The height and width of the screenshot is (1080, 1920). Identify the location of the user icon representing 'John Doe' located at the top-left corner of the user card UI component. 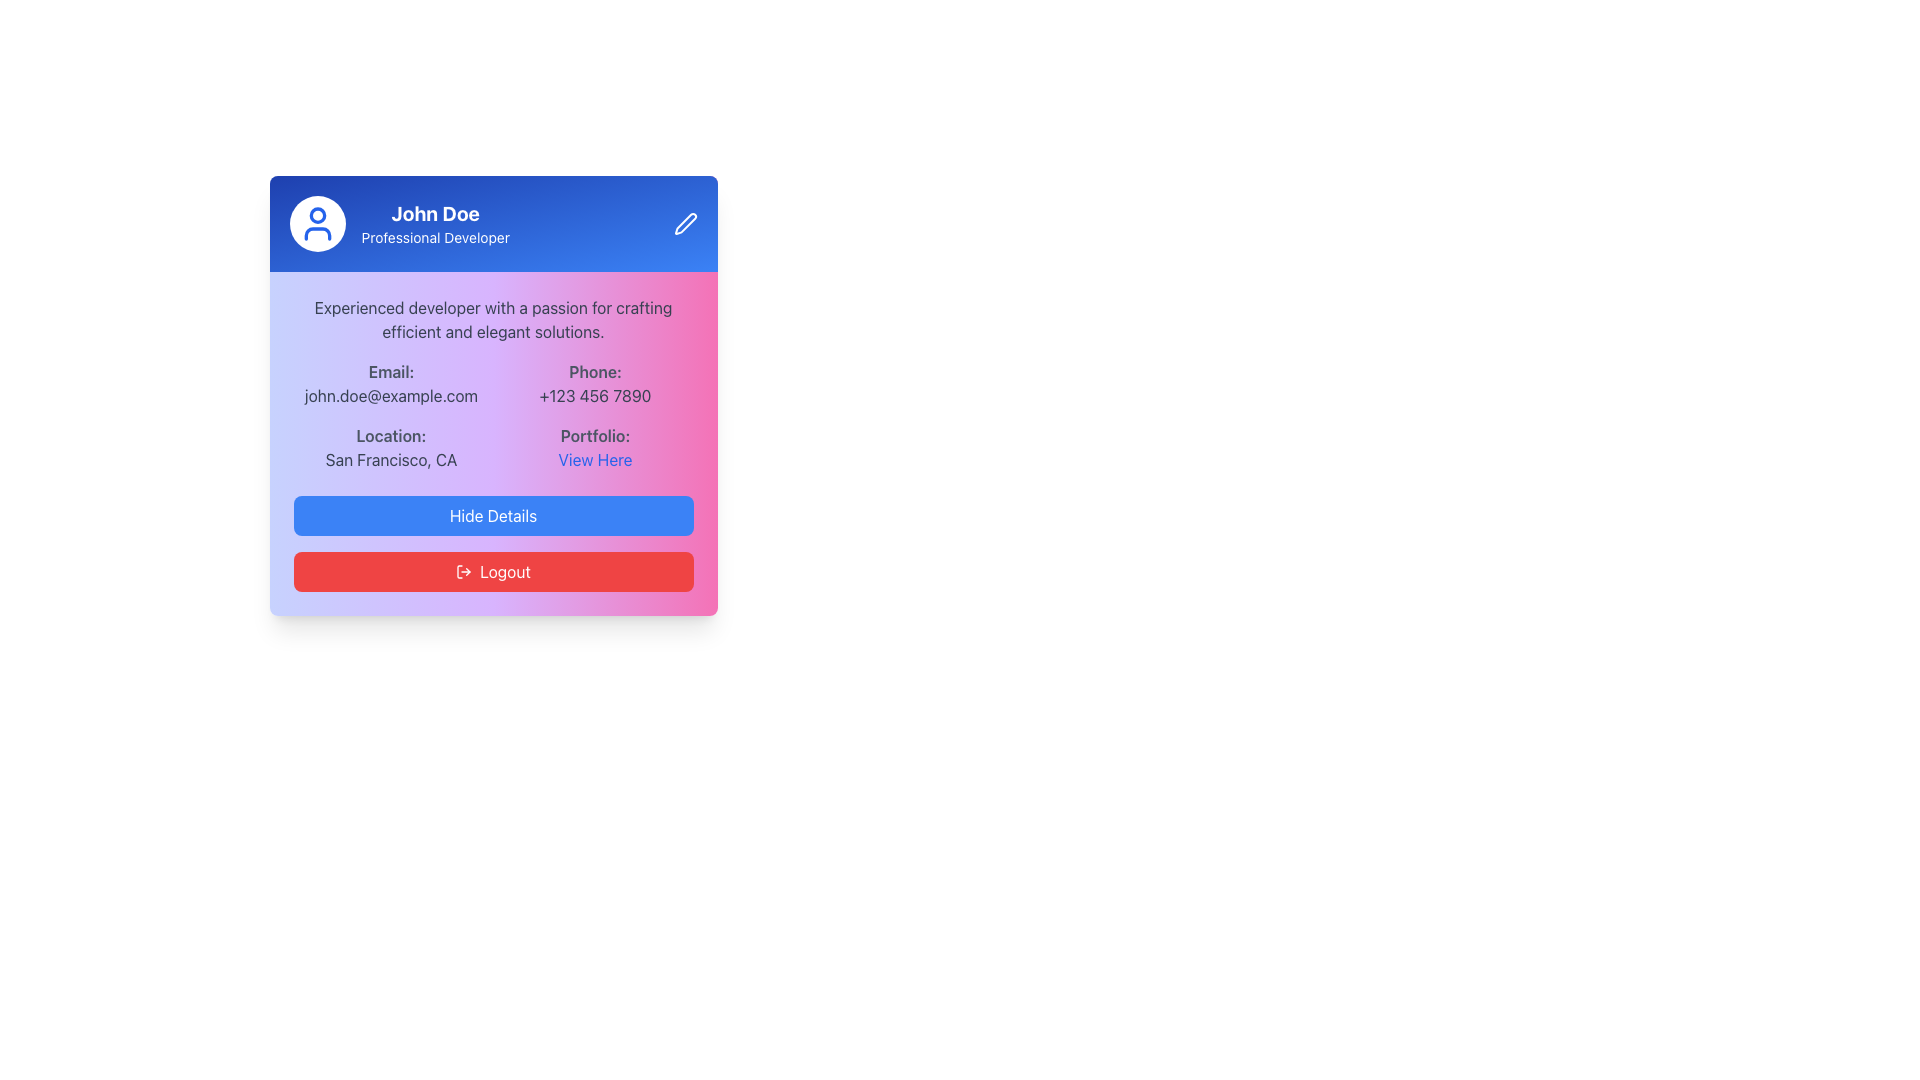
(316, 223).